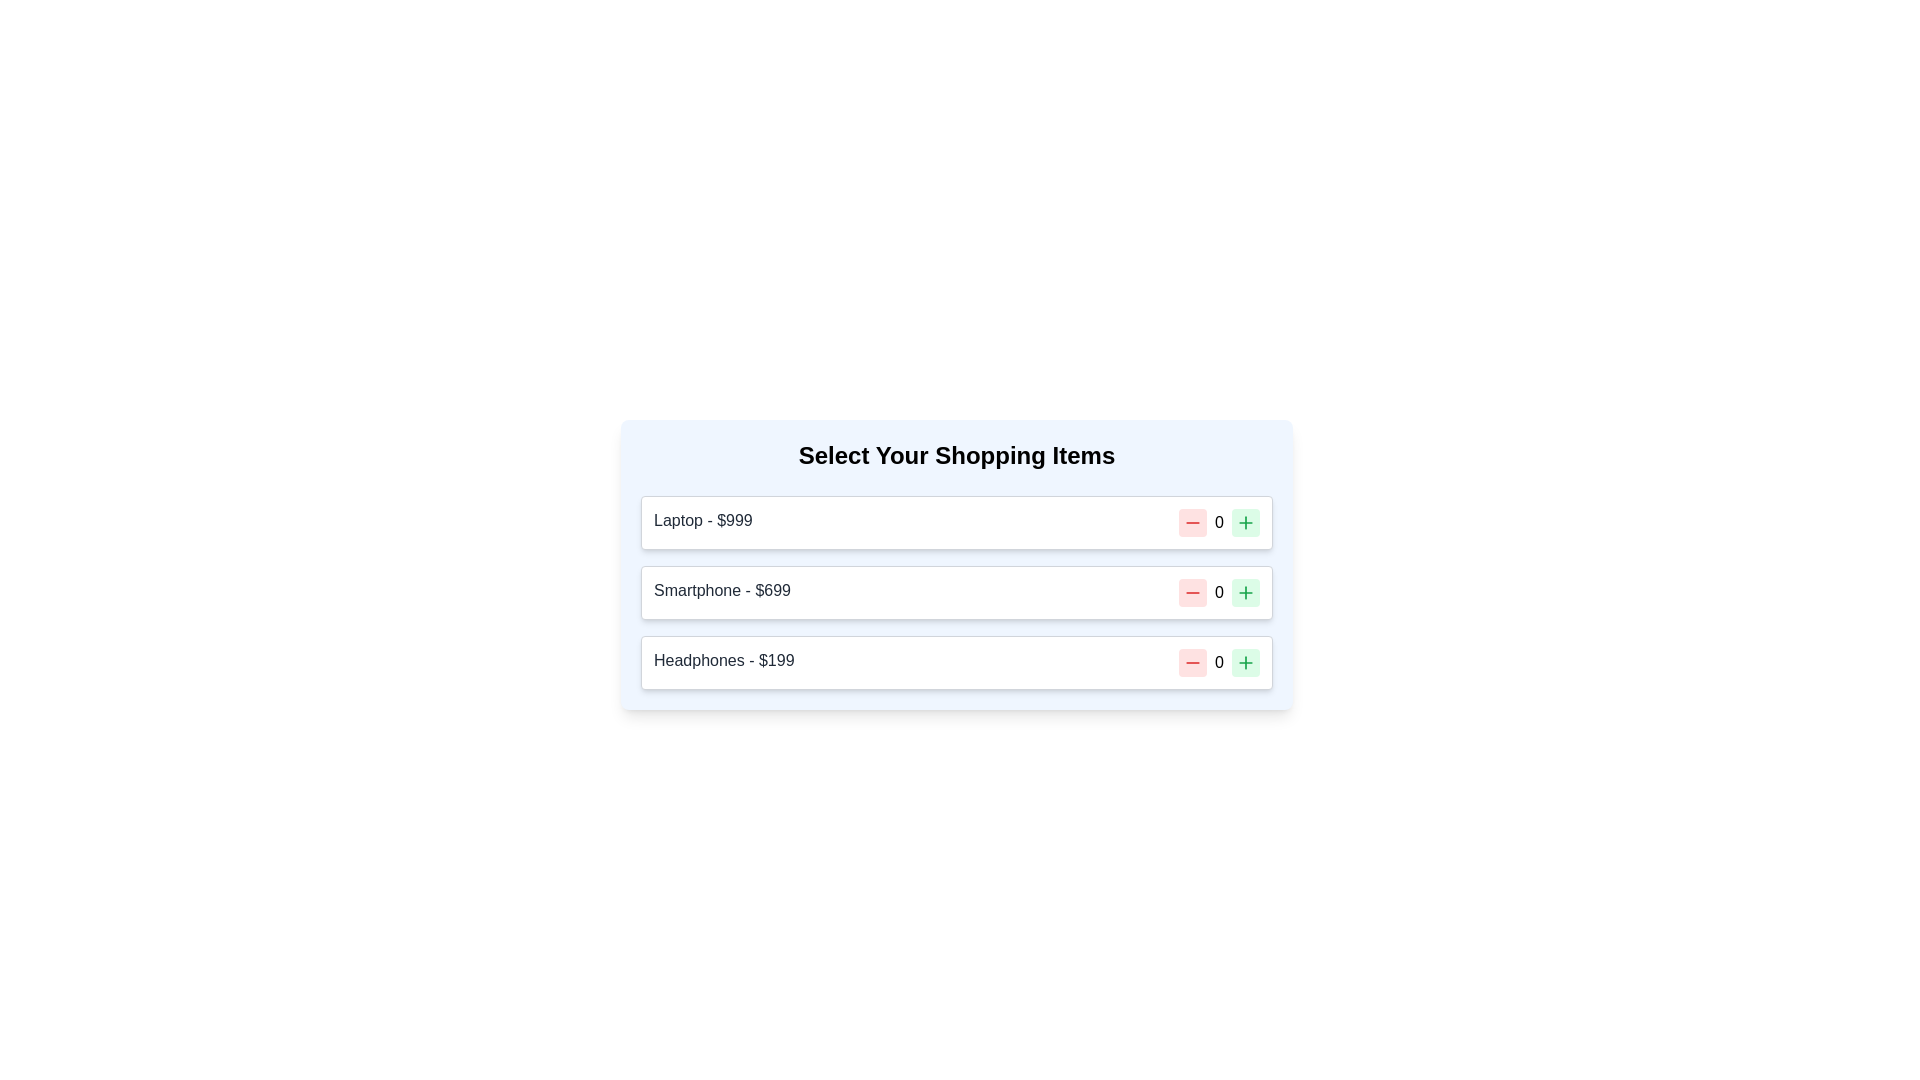 This screenshot has height=1080, width=1920. I want to click on the Text Label that identifies the product and its price, located at the top of the first shopping item layout, so click(703, 522).